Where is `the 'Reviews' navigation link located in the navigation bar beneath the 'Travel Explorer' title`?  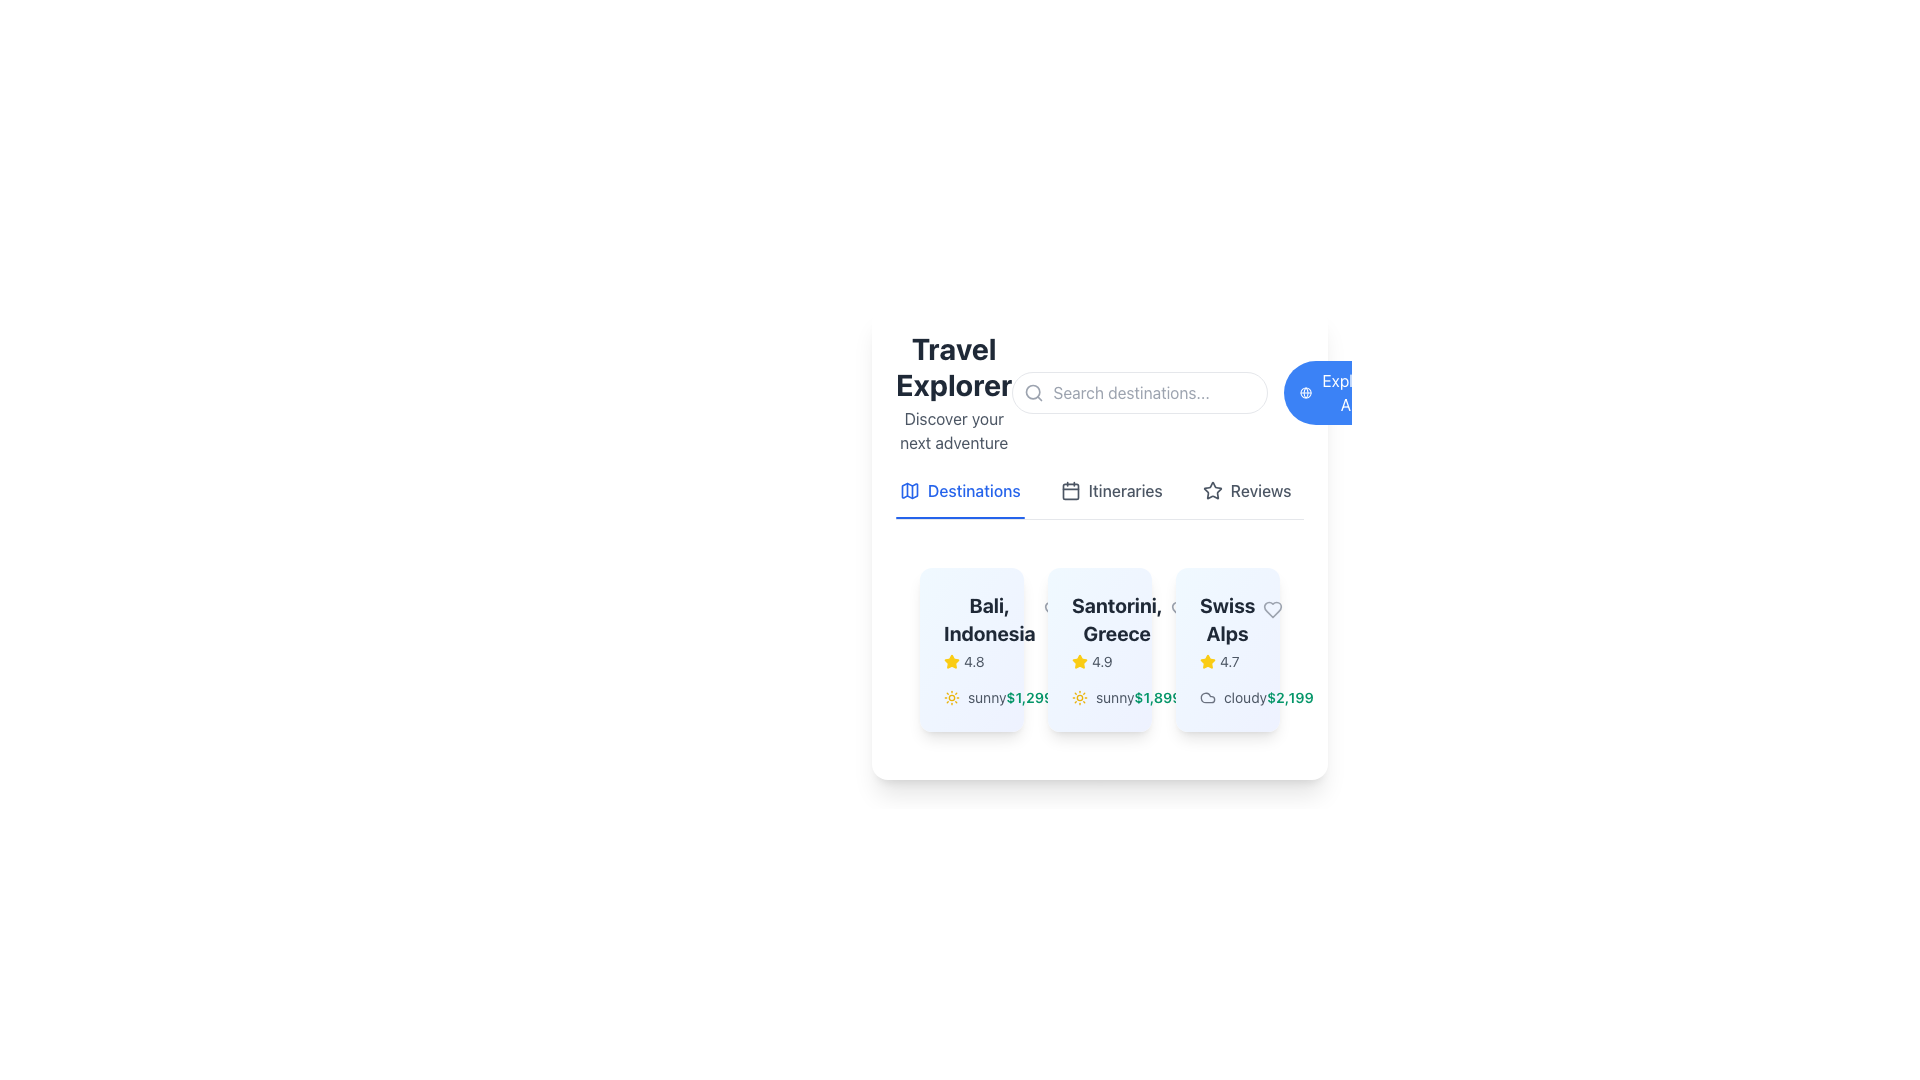 the 'Reviews' navigation link located in the navigation bar beneath the 'Travel Explorer' title is located at coordinates (1246, 497).